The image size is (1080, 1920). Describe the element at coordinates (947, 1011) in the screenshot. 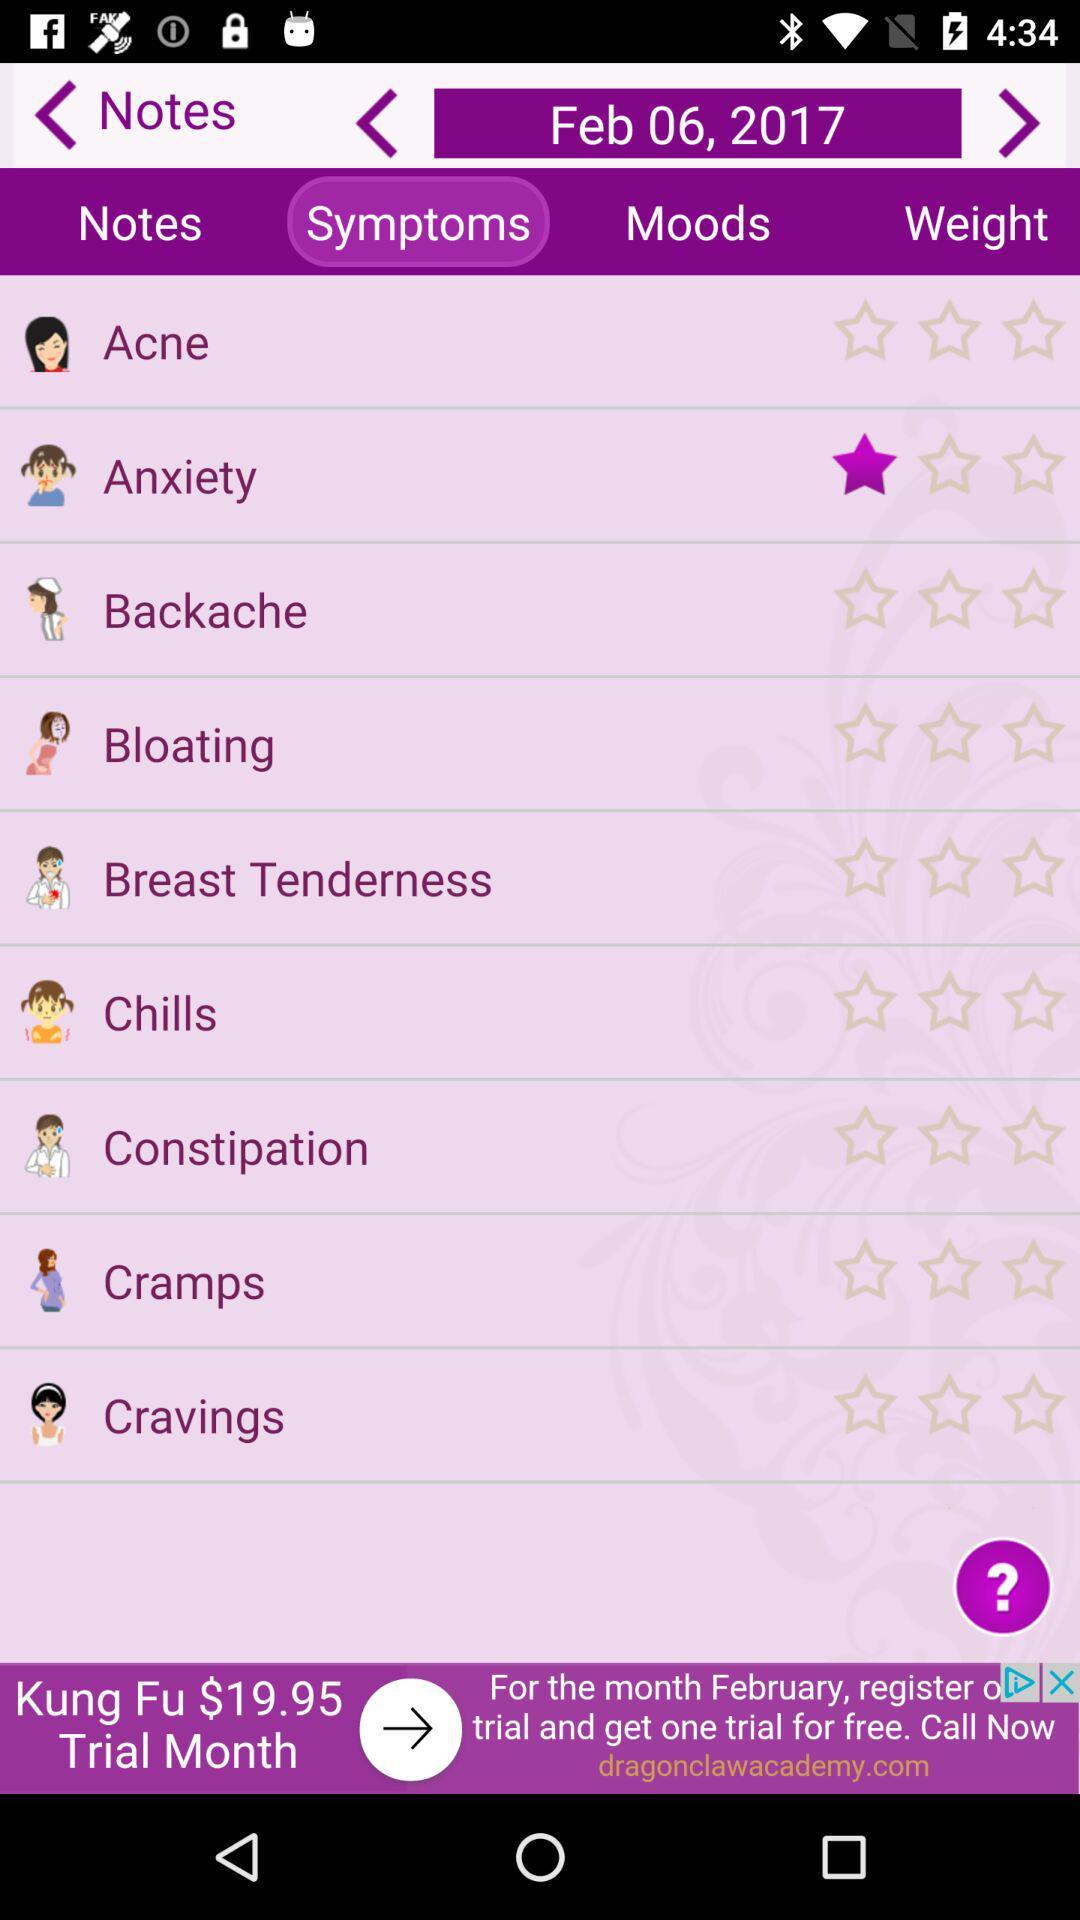

I see `a rating` at that location.